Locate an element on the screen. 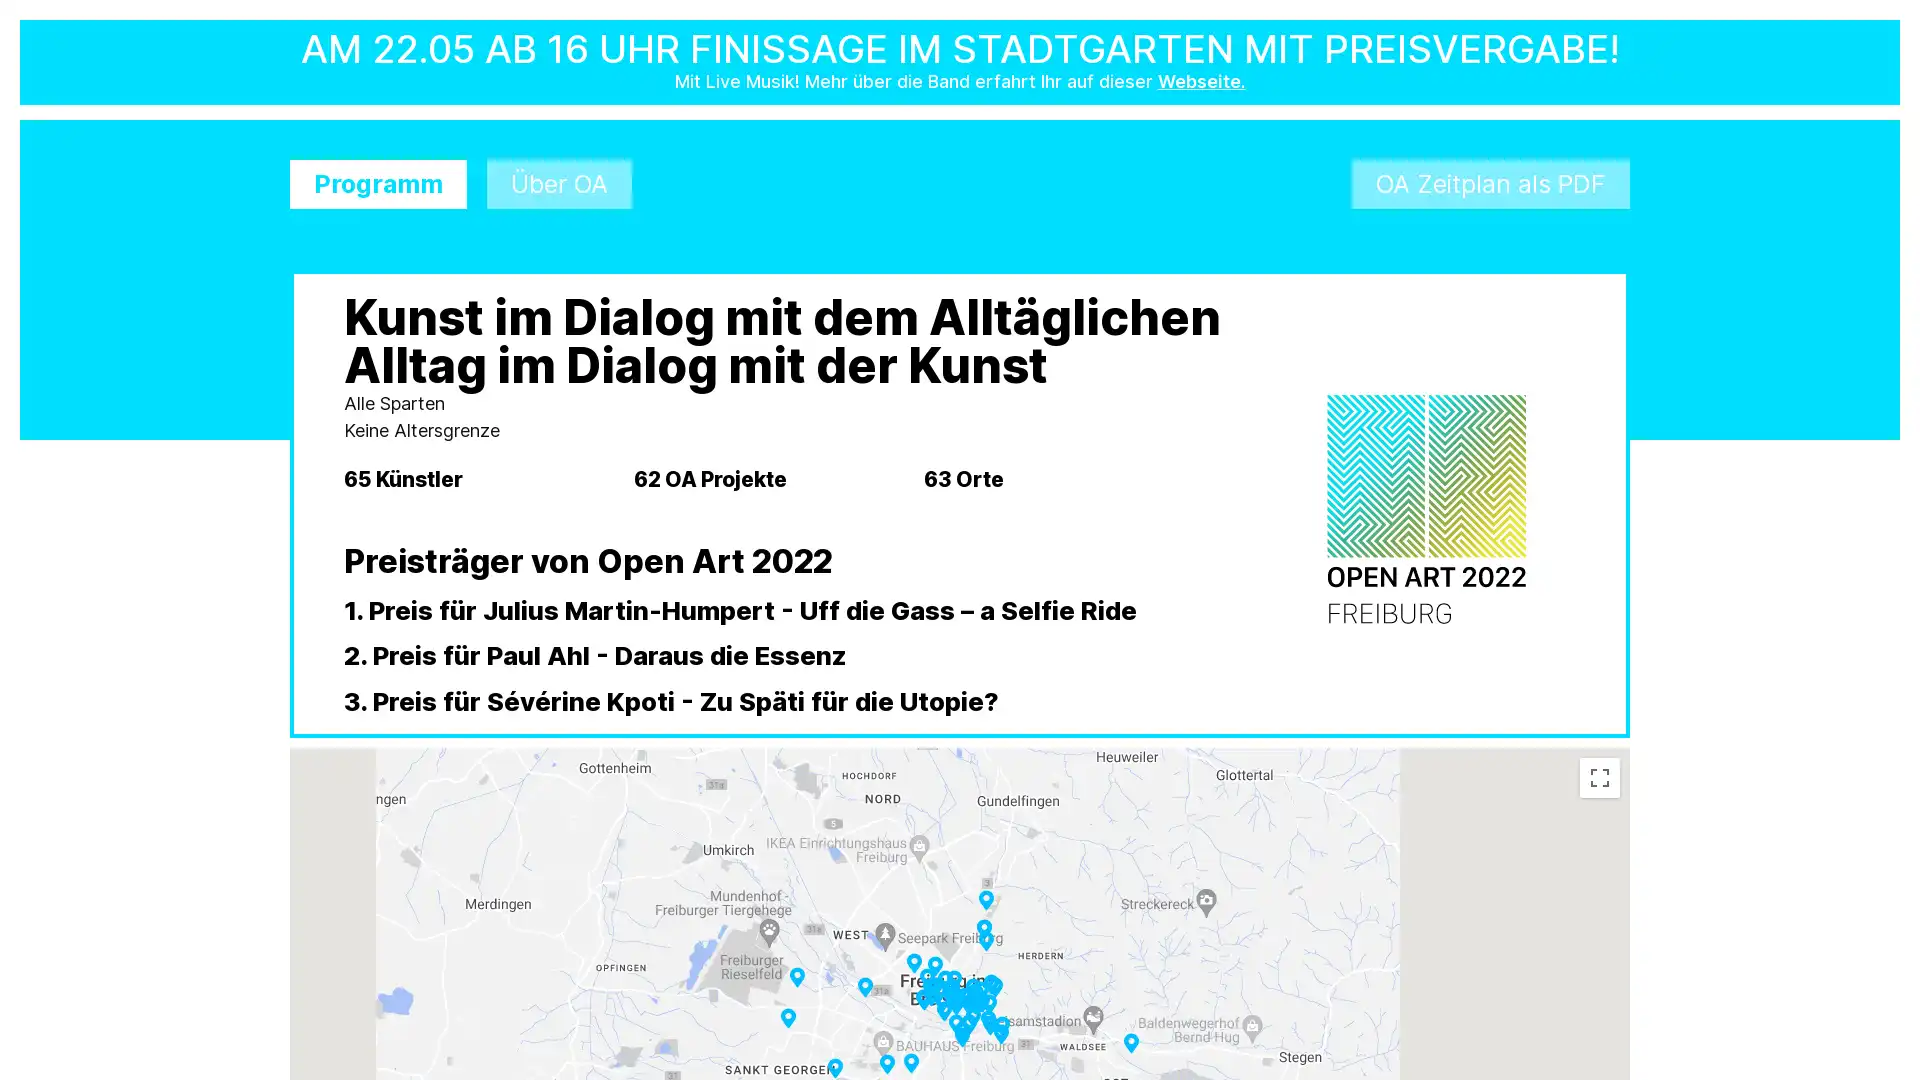 The height and width of the screenshot is (1080, 1920). Programm is located at coordinates (378, 184).